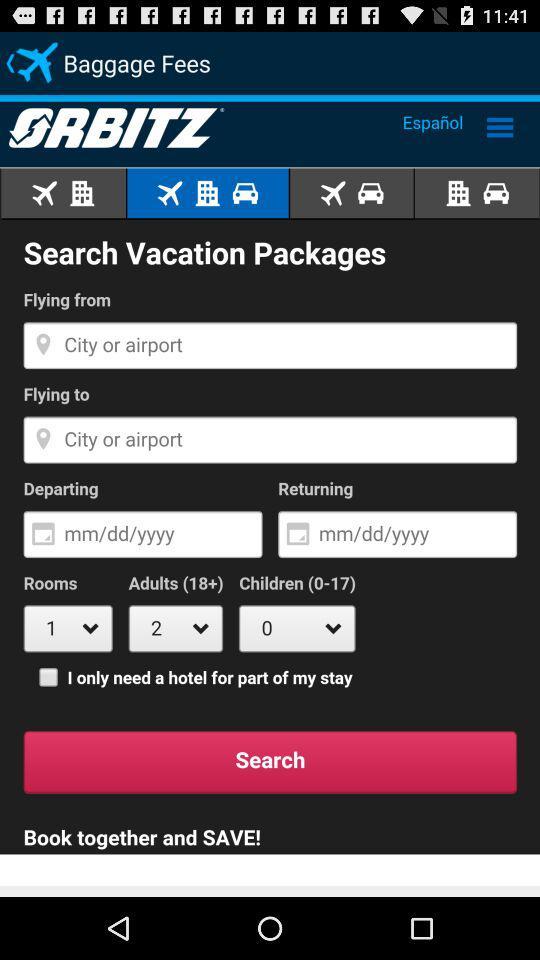 The width and height of the screenshot is (540, 960). I want to click on search, so click(270, 494).